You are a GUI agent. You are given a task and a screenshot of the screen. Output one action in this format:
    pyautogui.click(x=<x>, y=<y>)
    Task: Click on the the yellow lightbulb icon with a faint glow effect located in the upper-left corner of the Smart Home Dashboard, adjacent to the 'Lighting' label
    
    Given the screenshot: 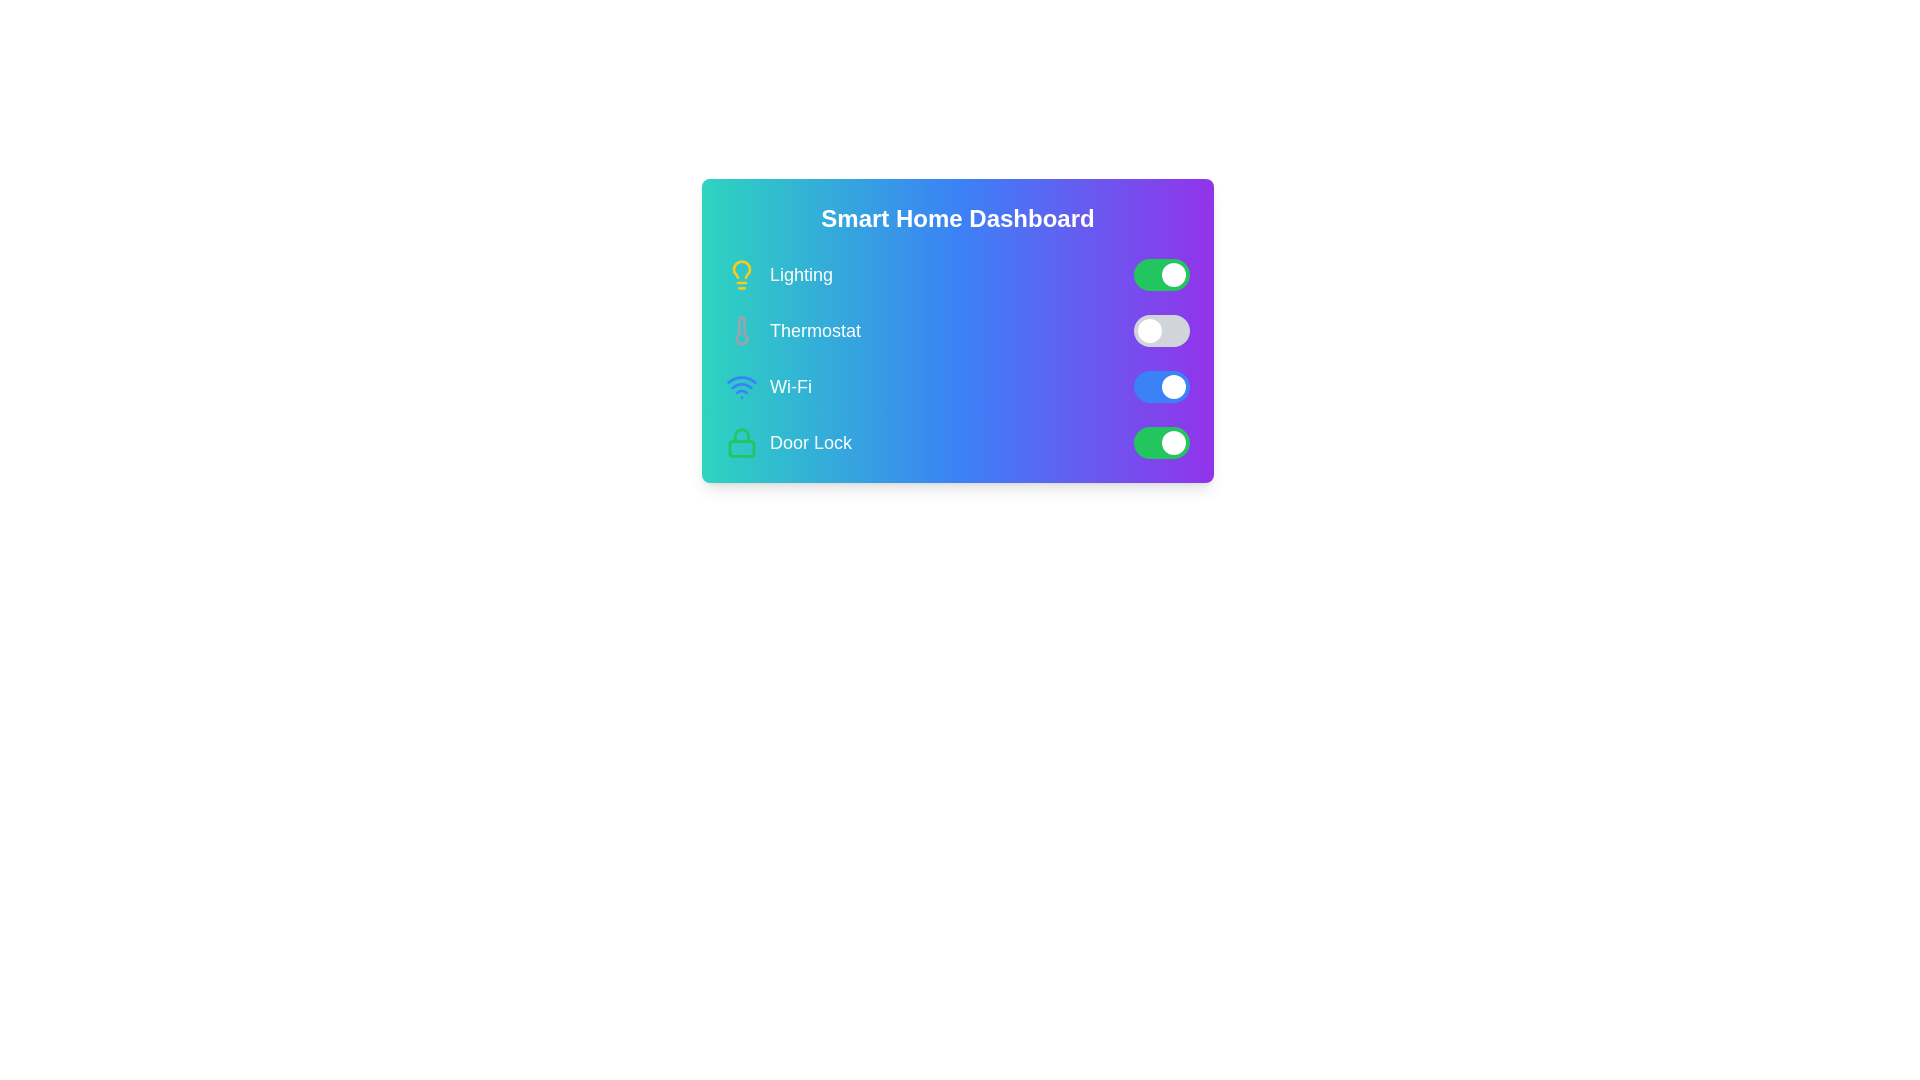 What is the action you would take?
    pyautogui.click(x=741, y=268)
    